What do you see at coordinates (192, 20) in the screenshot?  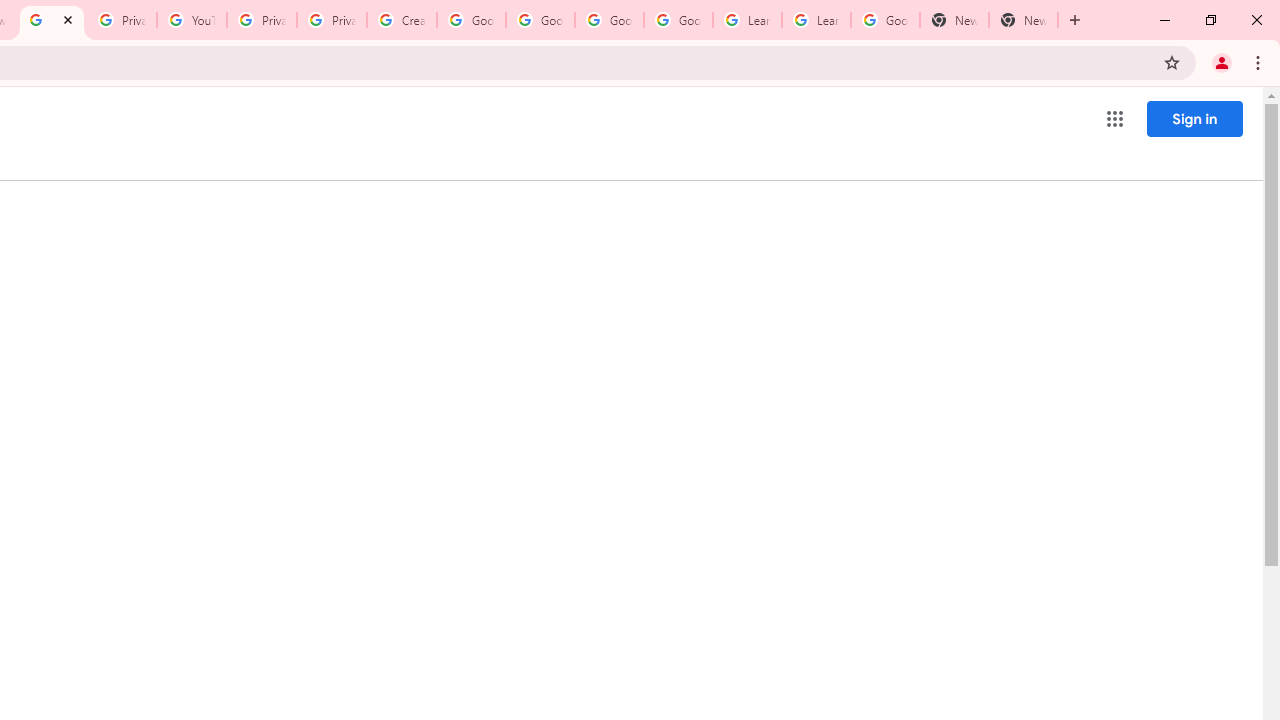 I see `'YouTube'` at bounding box center [192, 20].